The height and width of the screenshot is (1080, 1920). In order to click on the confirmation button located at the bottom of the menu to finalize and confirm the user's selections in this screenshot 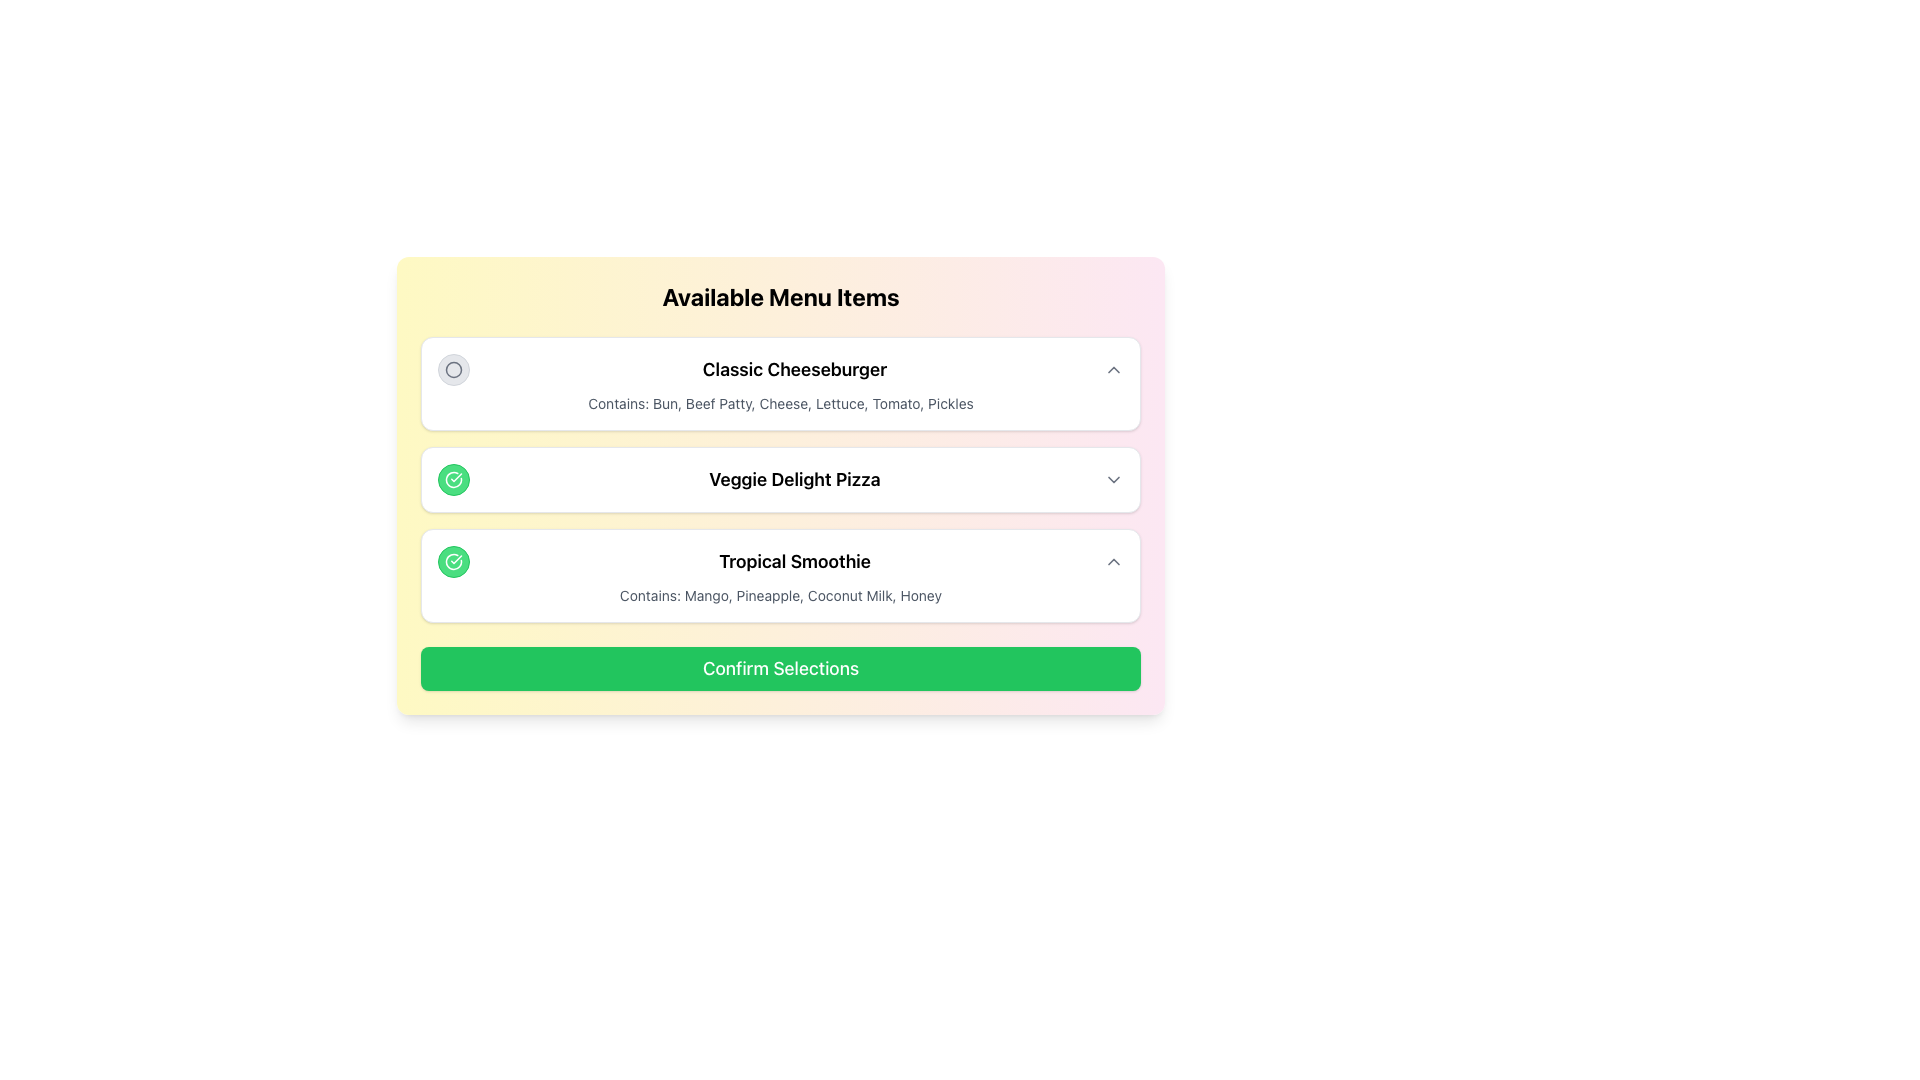, I will do `click(780, 668)`.